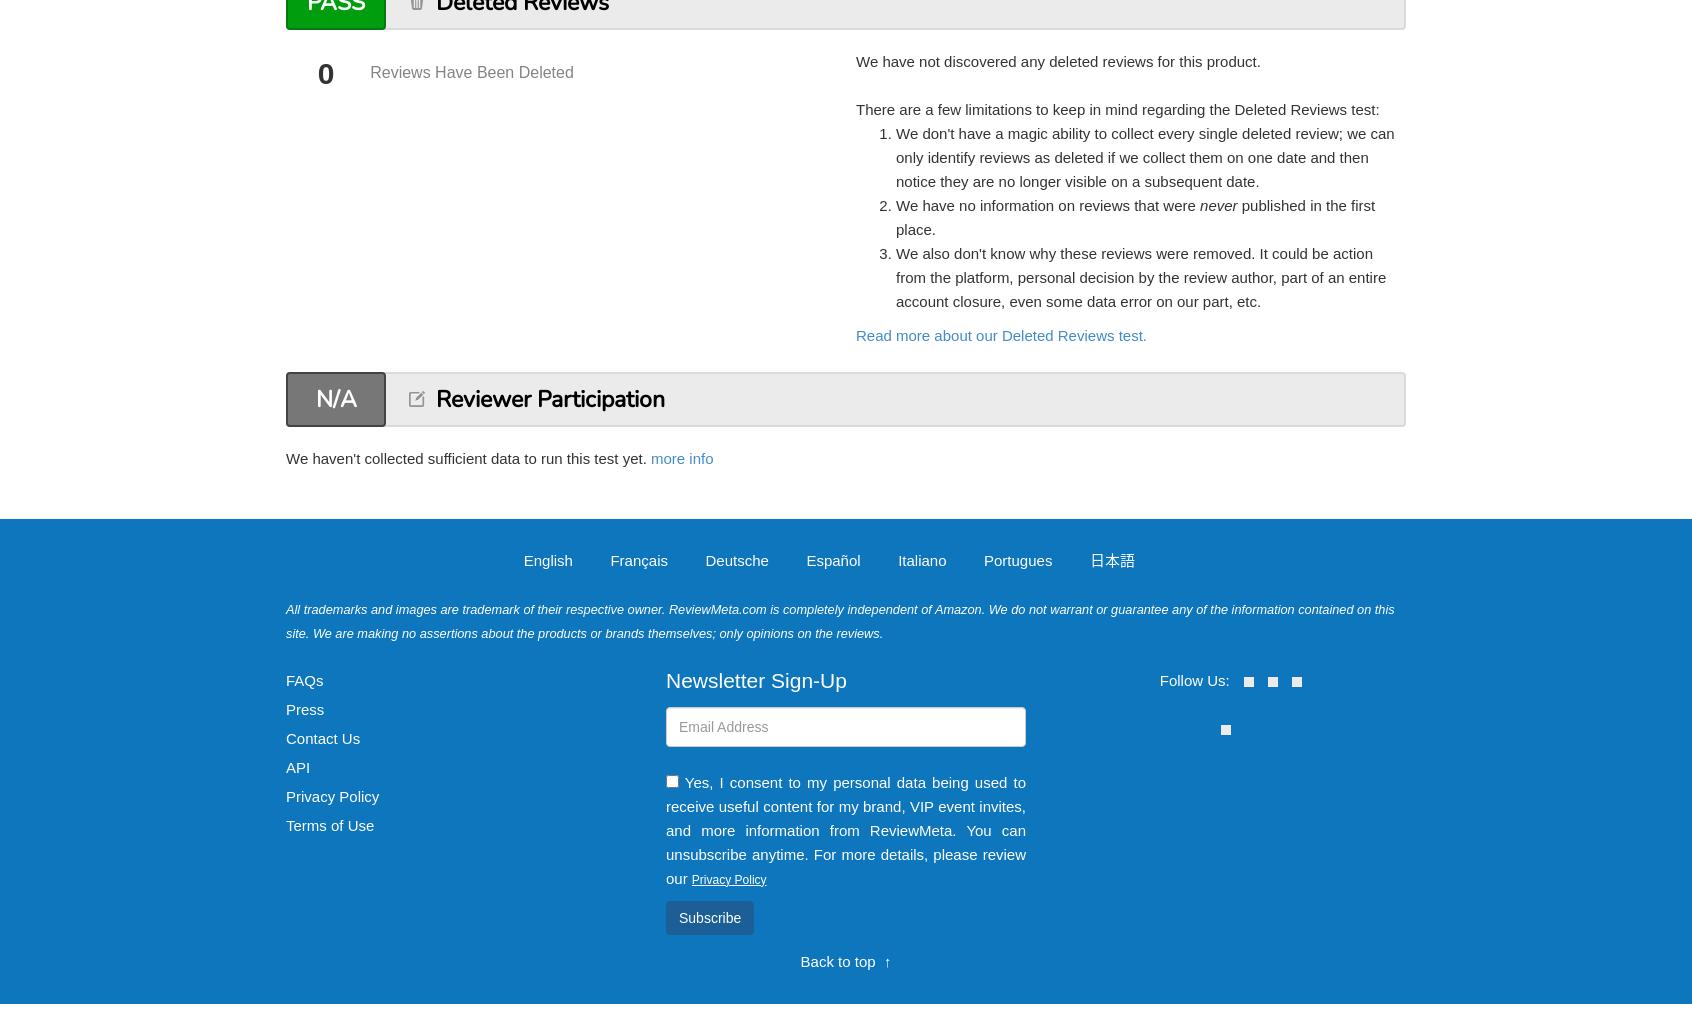 This screenshot has height=1034, width=1692. Describe the element at coordinates (705, 559) in the screenshot. I see `'Deutsche'` at that location.